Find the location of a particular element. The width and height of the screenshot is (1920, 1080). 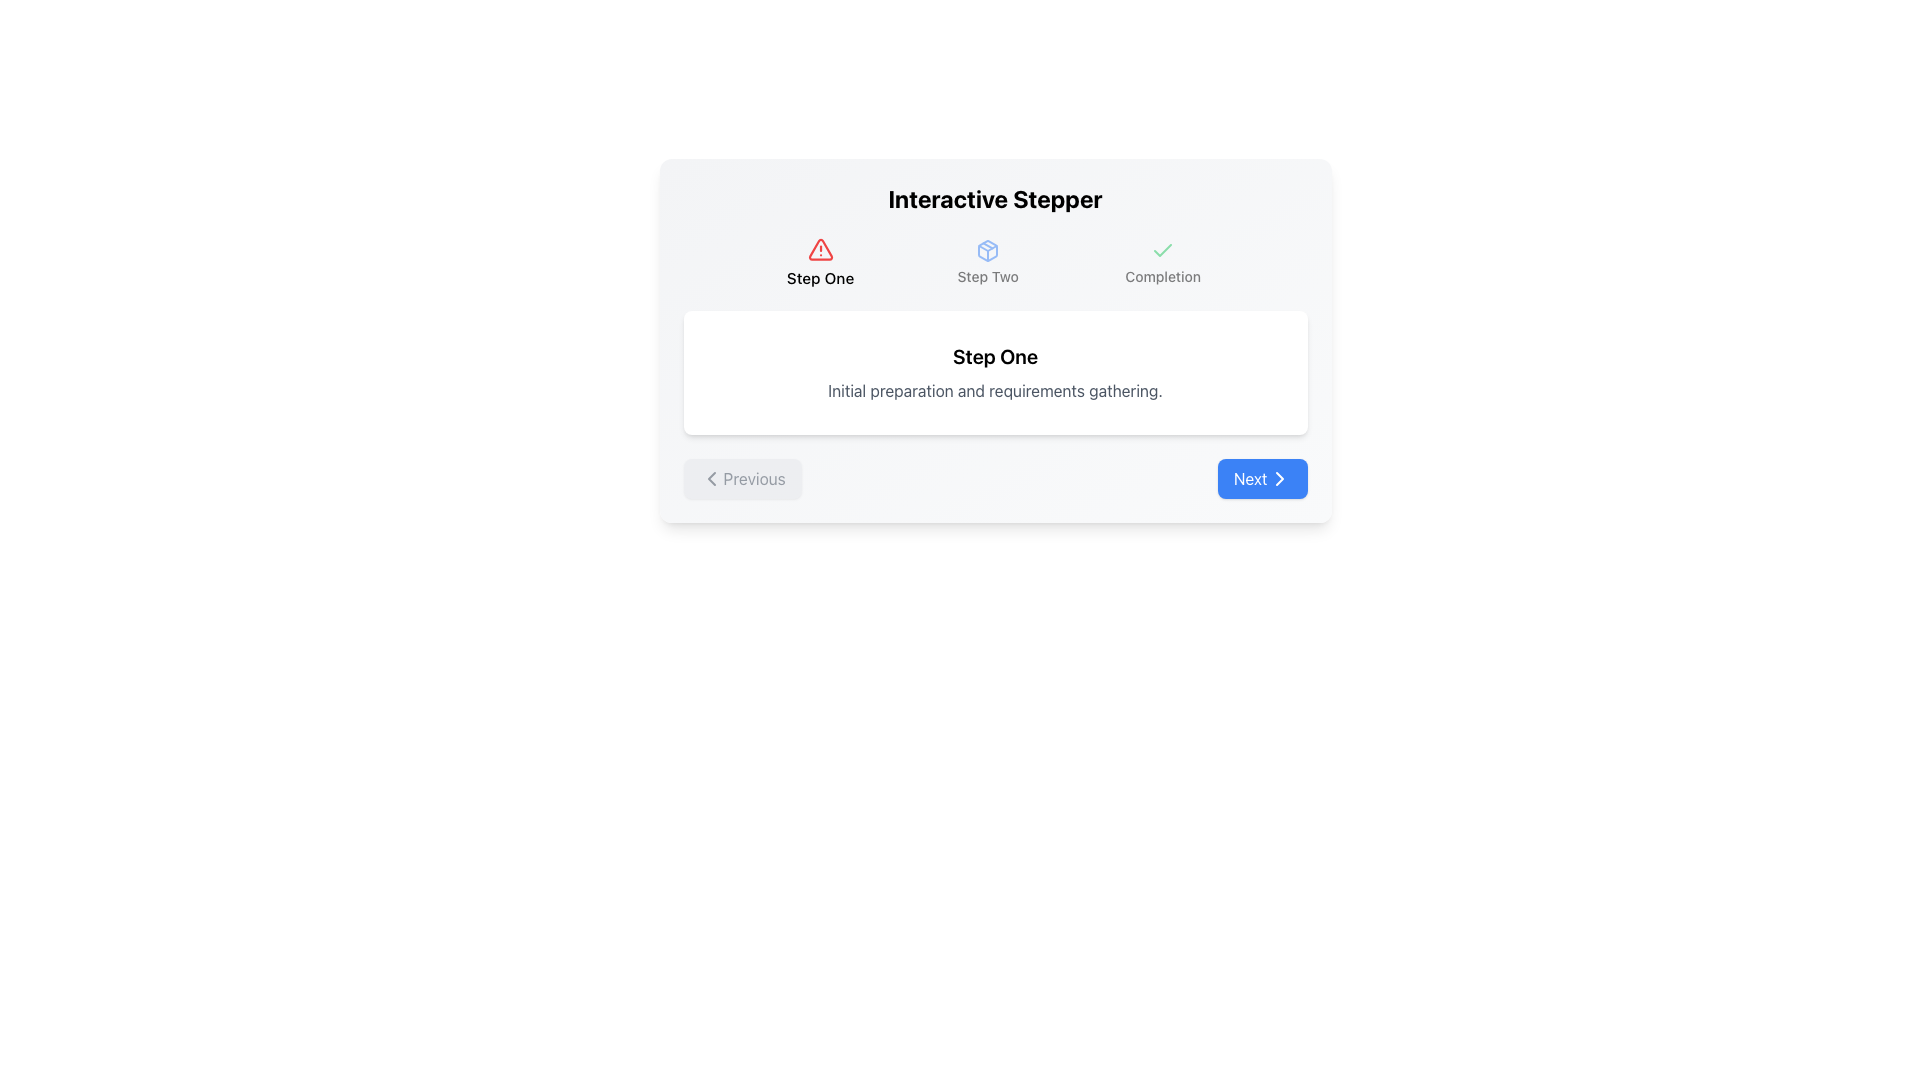

the blue package icon associated with the 'Step Two' label in the step indicator interface is located at coordinates (988, 249).